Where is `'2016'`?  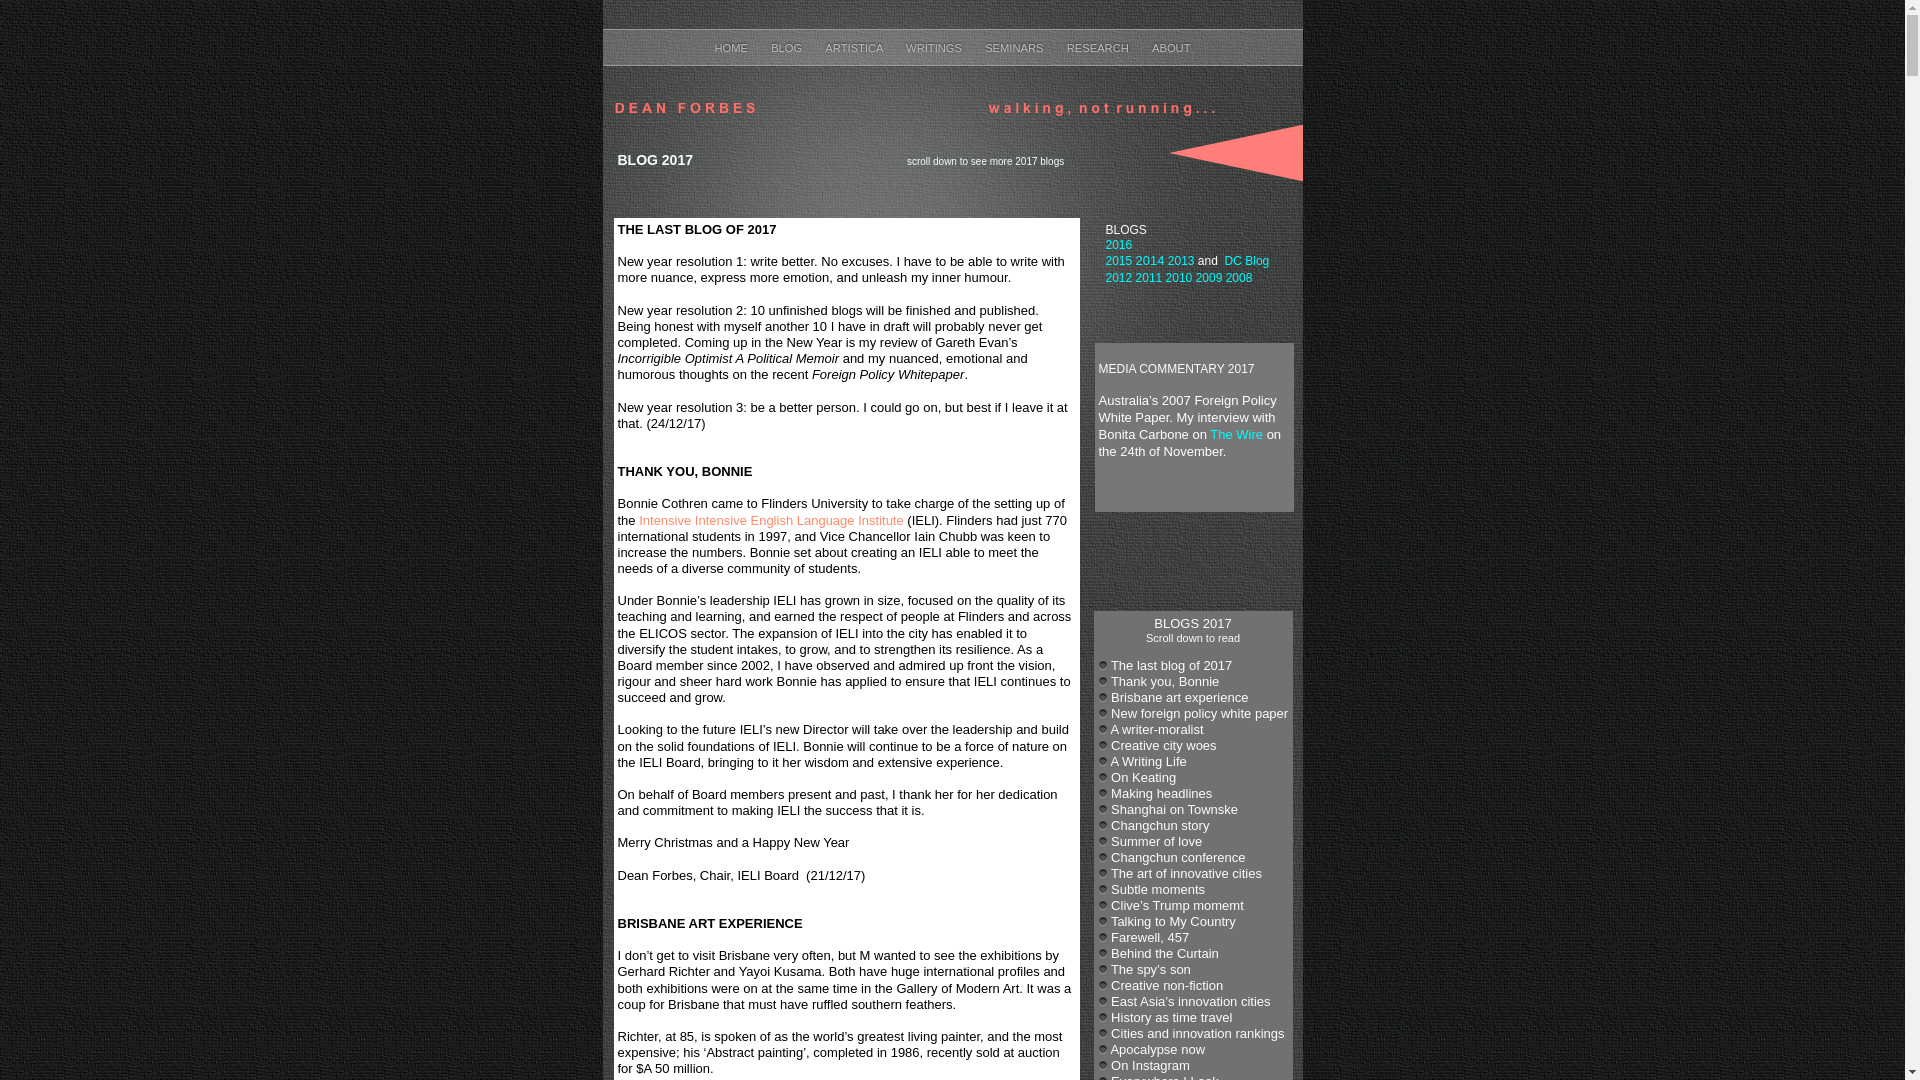
'2016' is located at coordinates (1118, 244).